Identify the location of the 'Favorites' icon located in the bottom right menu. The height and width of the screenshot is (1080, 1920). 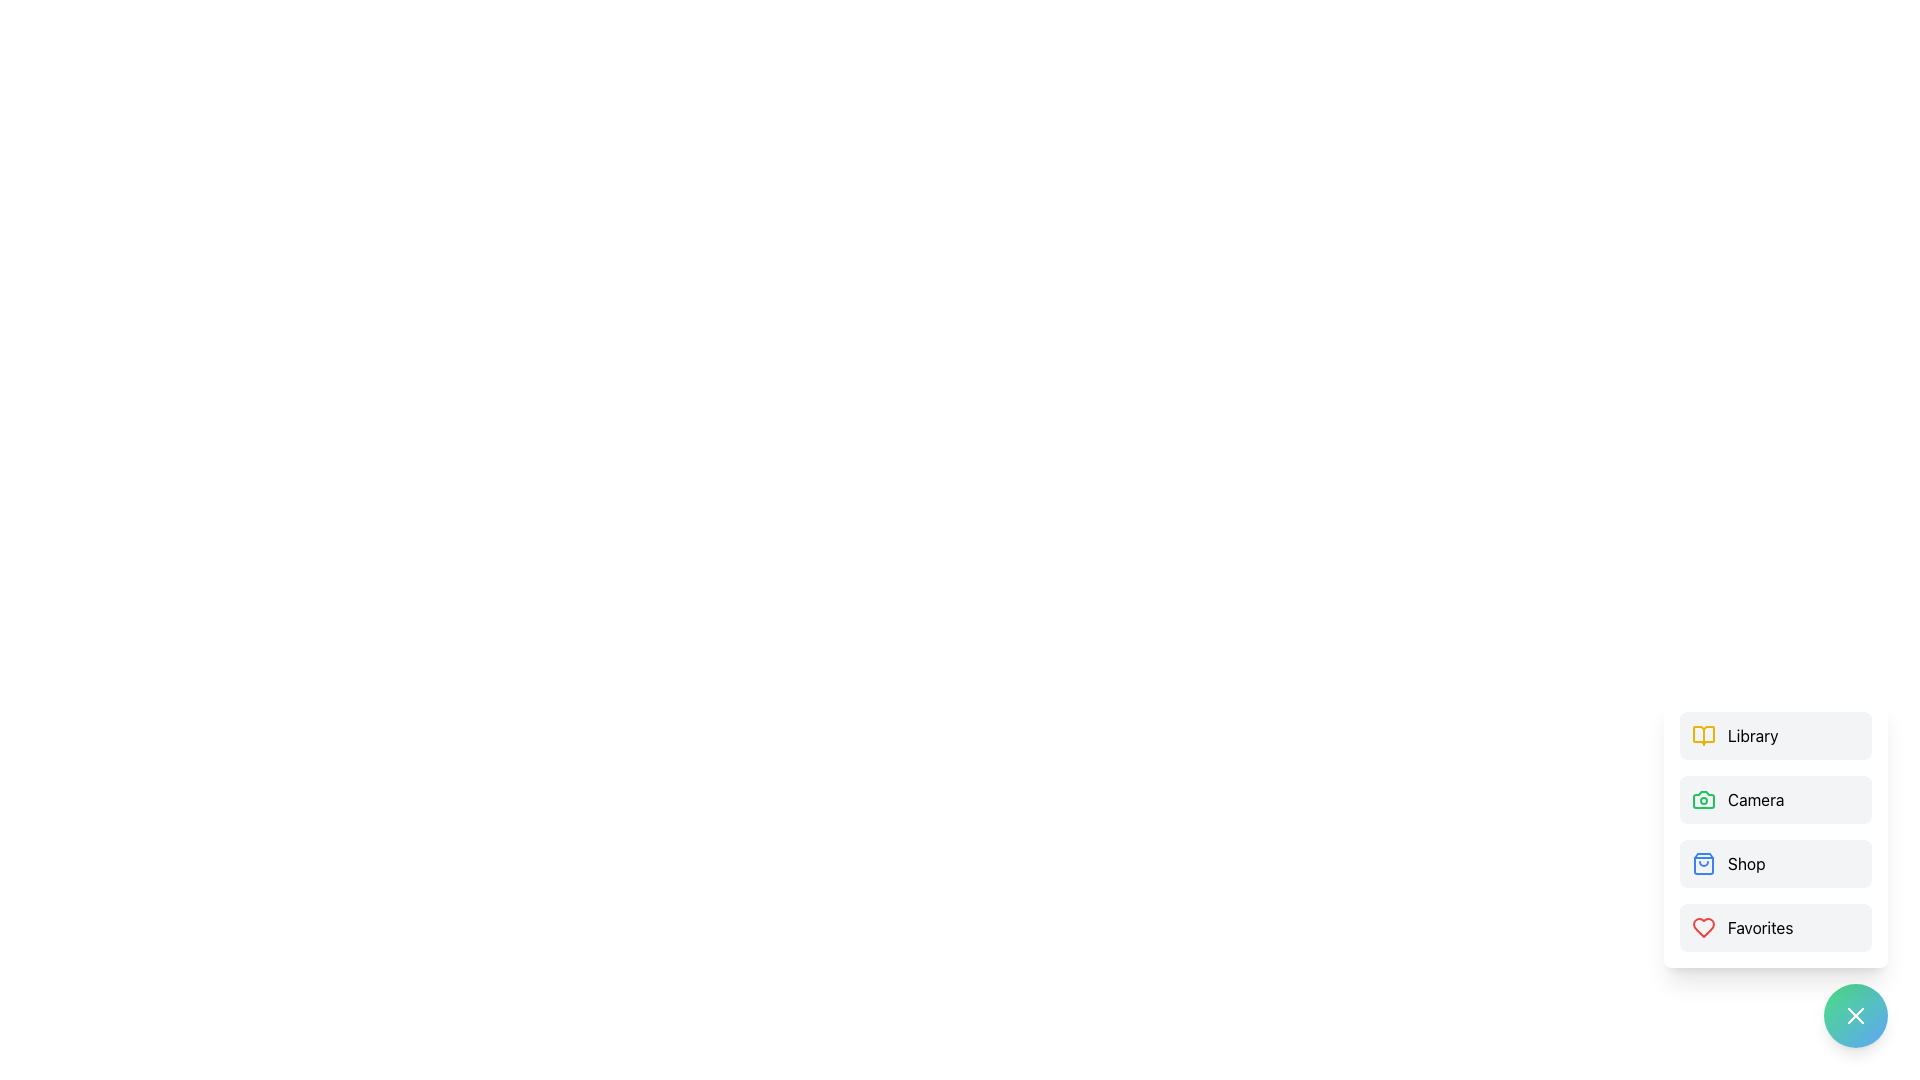
(1703, 928).